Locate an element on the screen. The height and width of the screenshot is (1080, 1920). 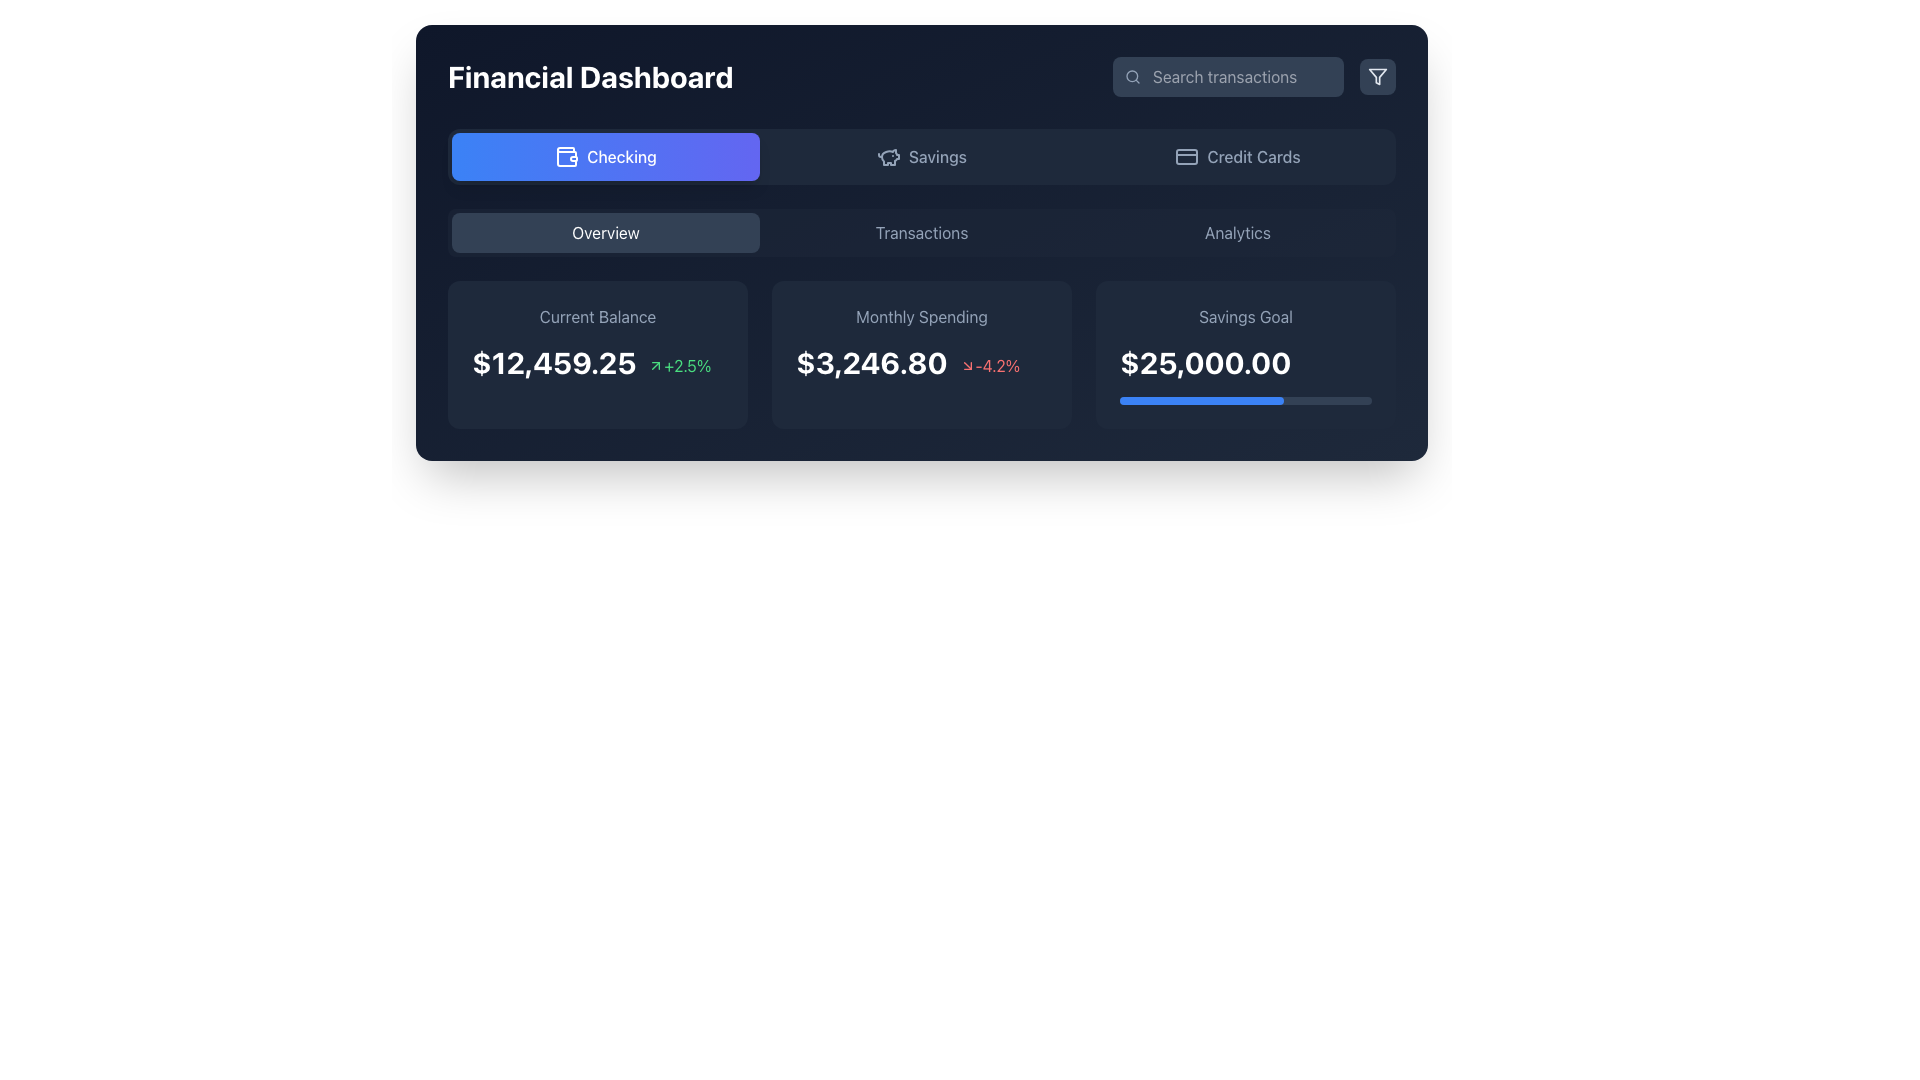
financial metric displayed in the composite element for current monthly spending, which is located in the 'Monthly Spending' panel, the second of three panels in a row is located at coordinates (920, 362).